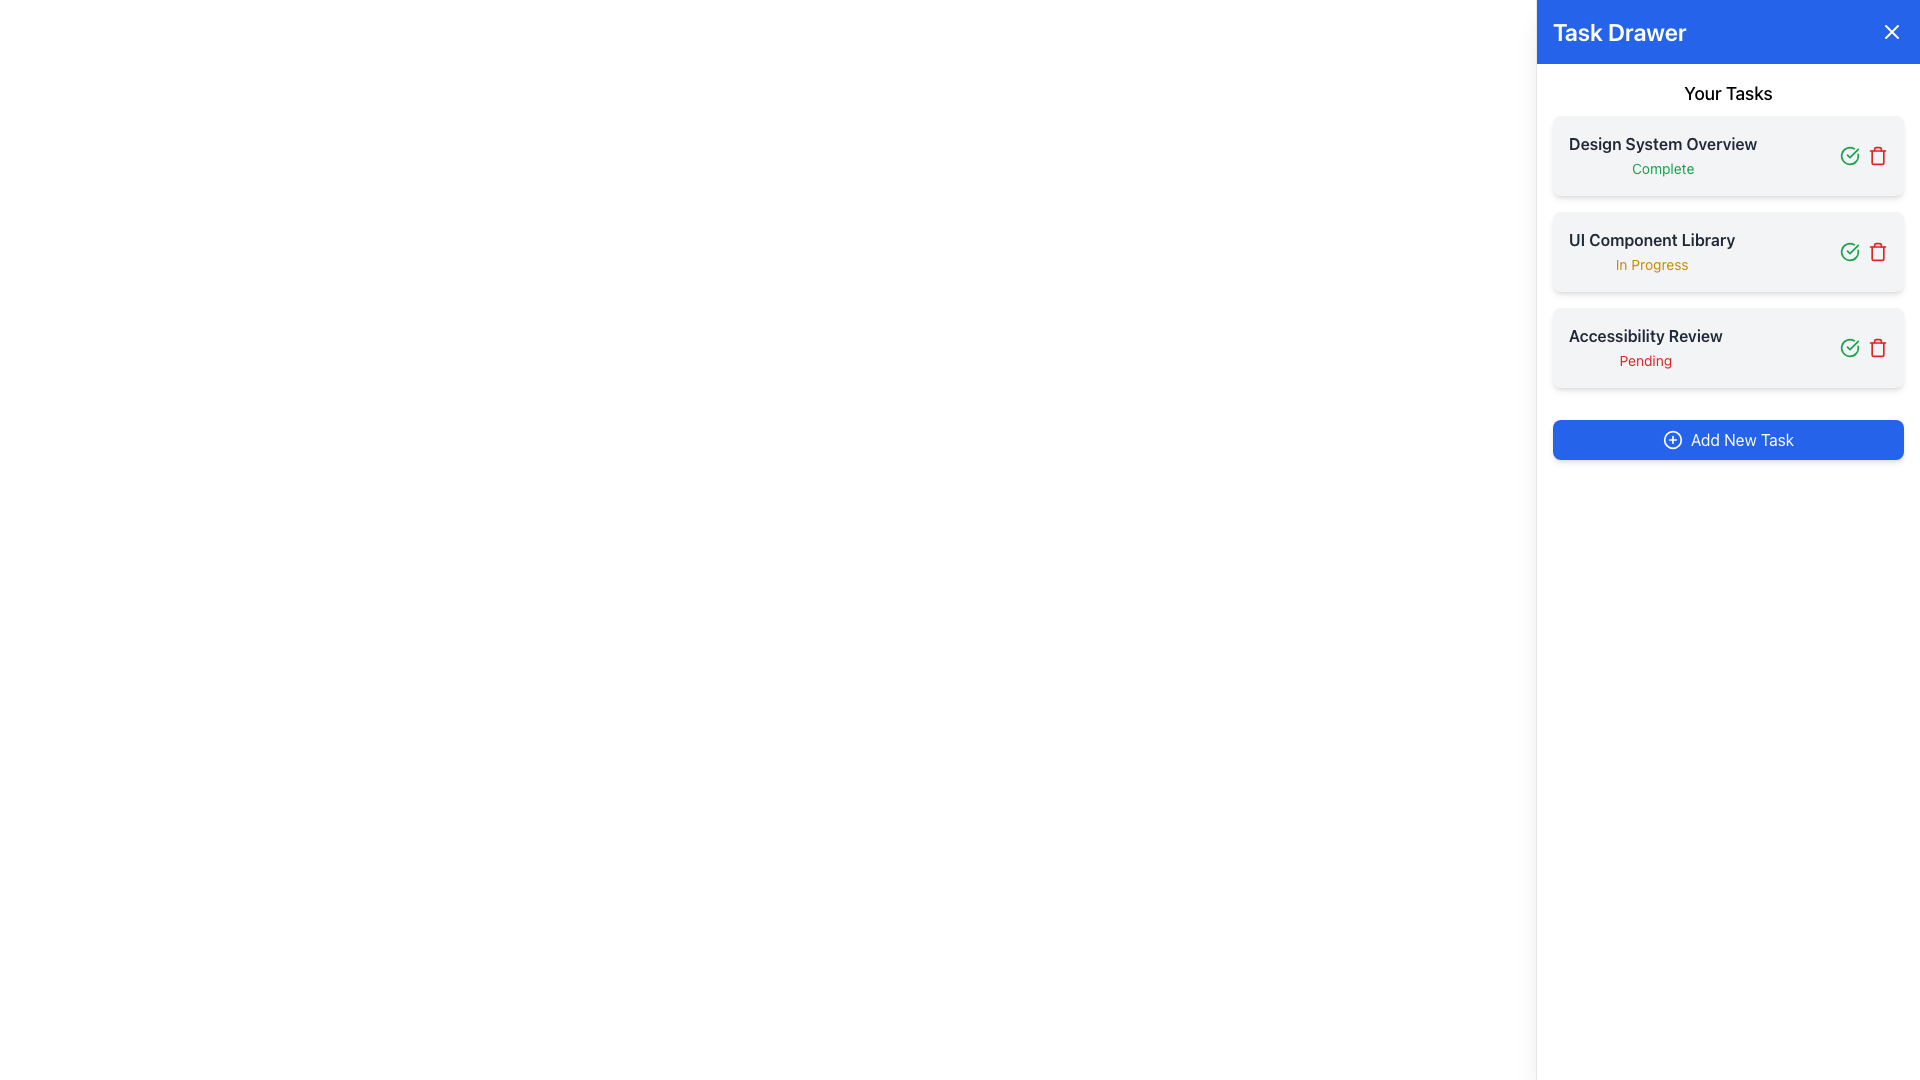 This screenshot has width=1920, height=1080. I want to click on the delete button icon, which is the third icon in the horizontal layout of action buttons to the far right of the 'Accessibility Review' task item in the task drawer, so click(1876, 346).